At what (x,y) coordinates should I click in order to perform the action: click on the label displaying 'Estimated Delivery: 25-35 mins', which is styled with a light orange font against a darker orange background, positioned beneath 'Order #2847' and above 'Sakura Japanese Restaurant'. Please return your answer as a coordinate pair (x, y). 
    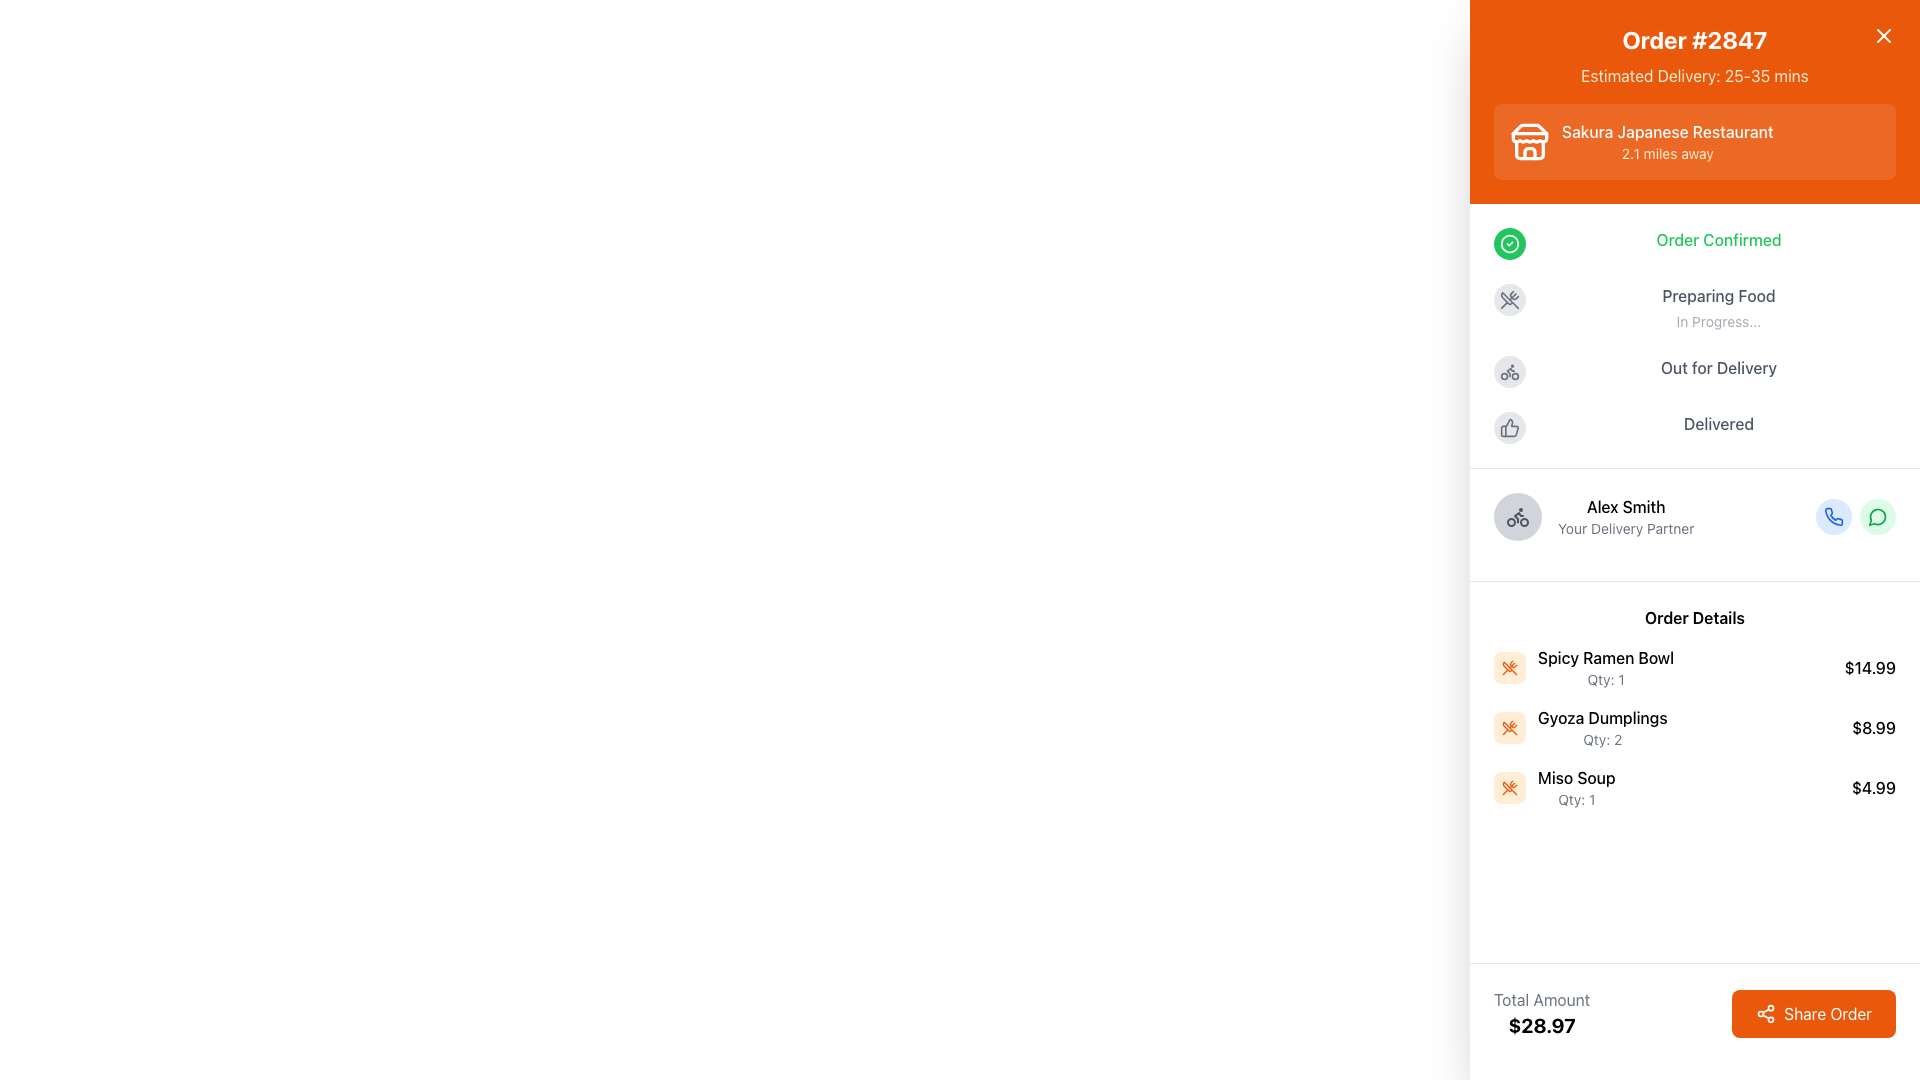
    Looking at the image, I should click on (1693, 75).